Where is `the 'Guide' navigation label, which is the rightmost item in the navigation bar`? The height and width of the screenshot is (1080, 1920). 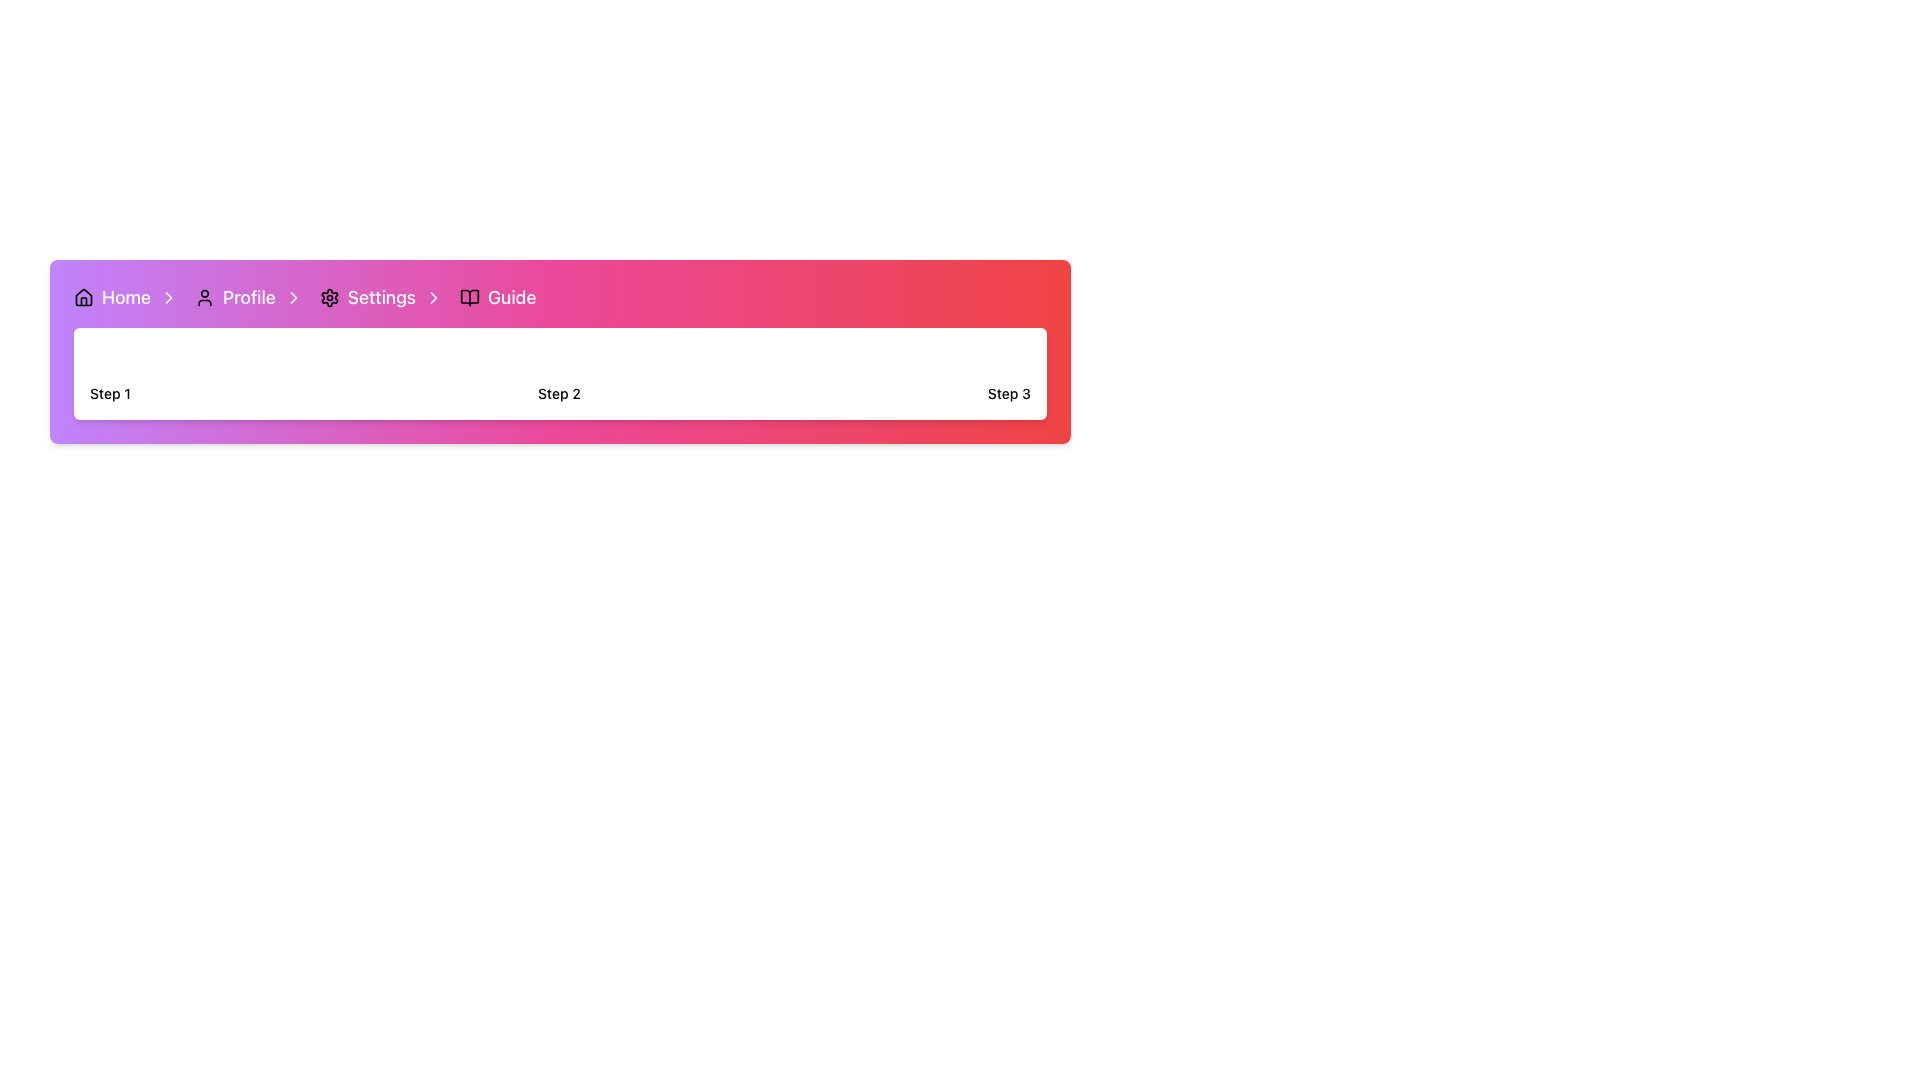
the 'Guide' navigation label, which is the rightmost item in the navigation bar is located at coordinates (498, 297).